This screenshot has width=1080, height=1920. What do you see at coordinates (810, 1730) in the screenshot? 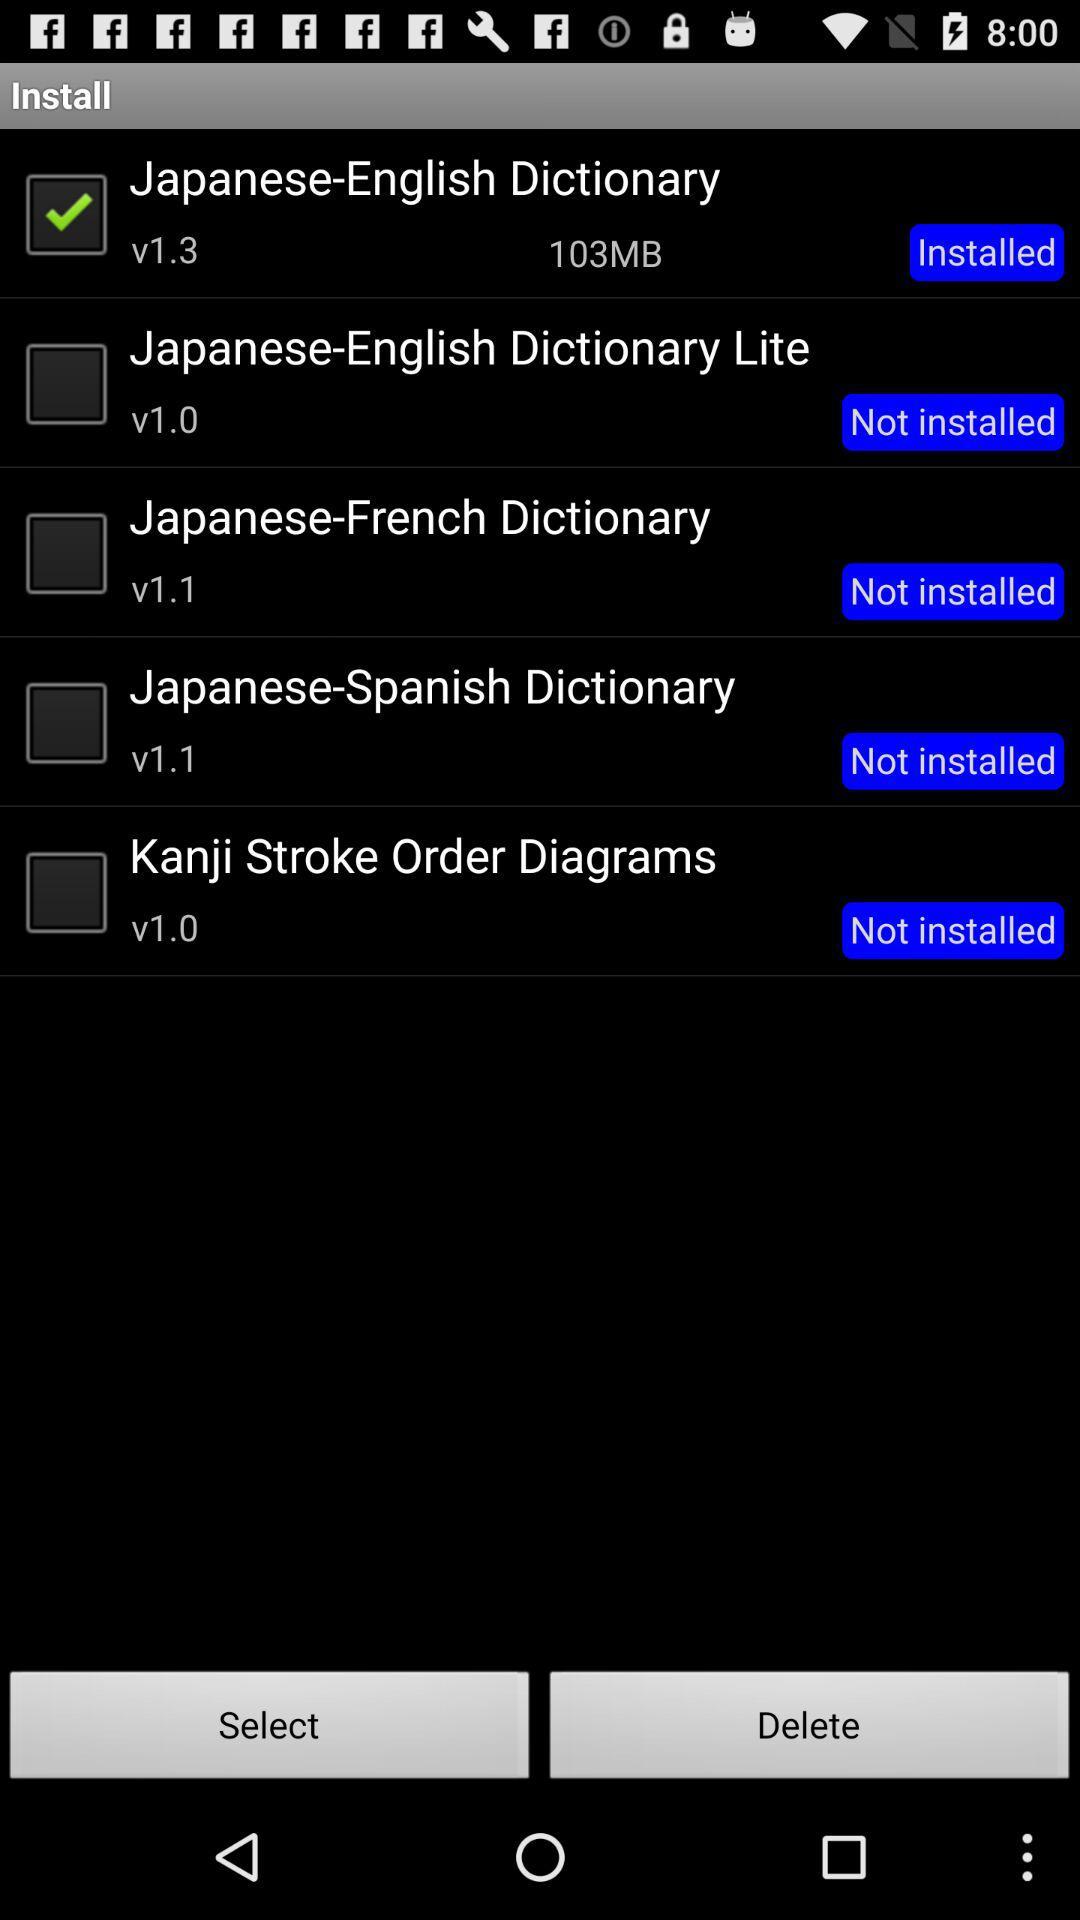
I see `item next to the select` at bounding box center [810, 1730].